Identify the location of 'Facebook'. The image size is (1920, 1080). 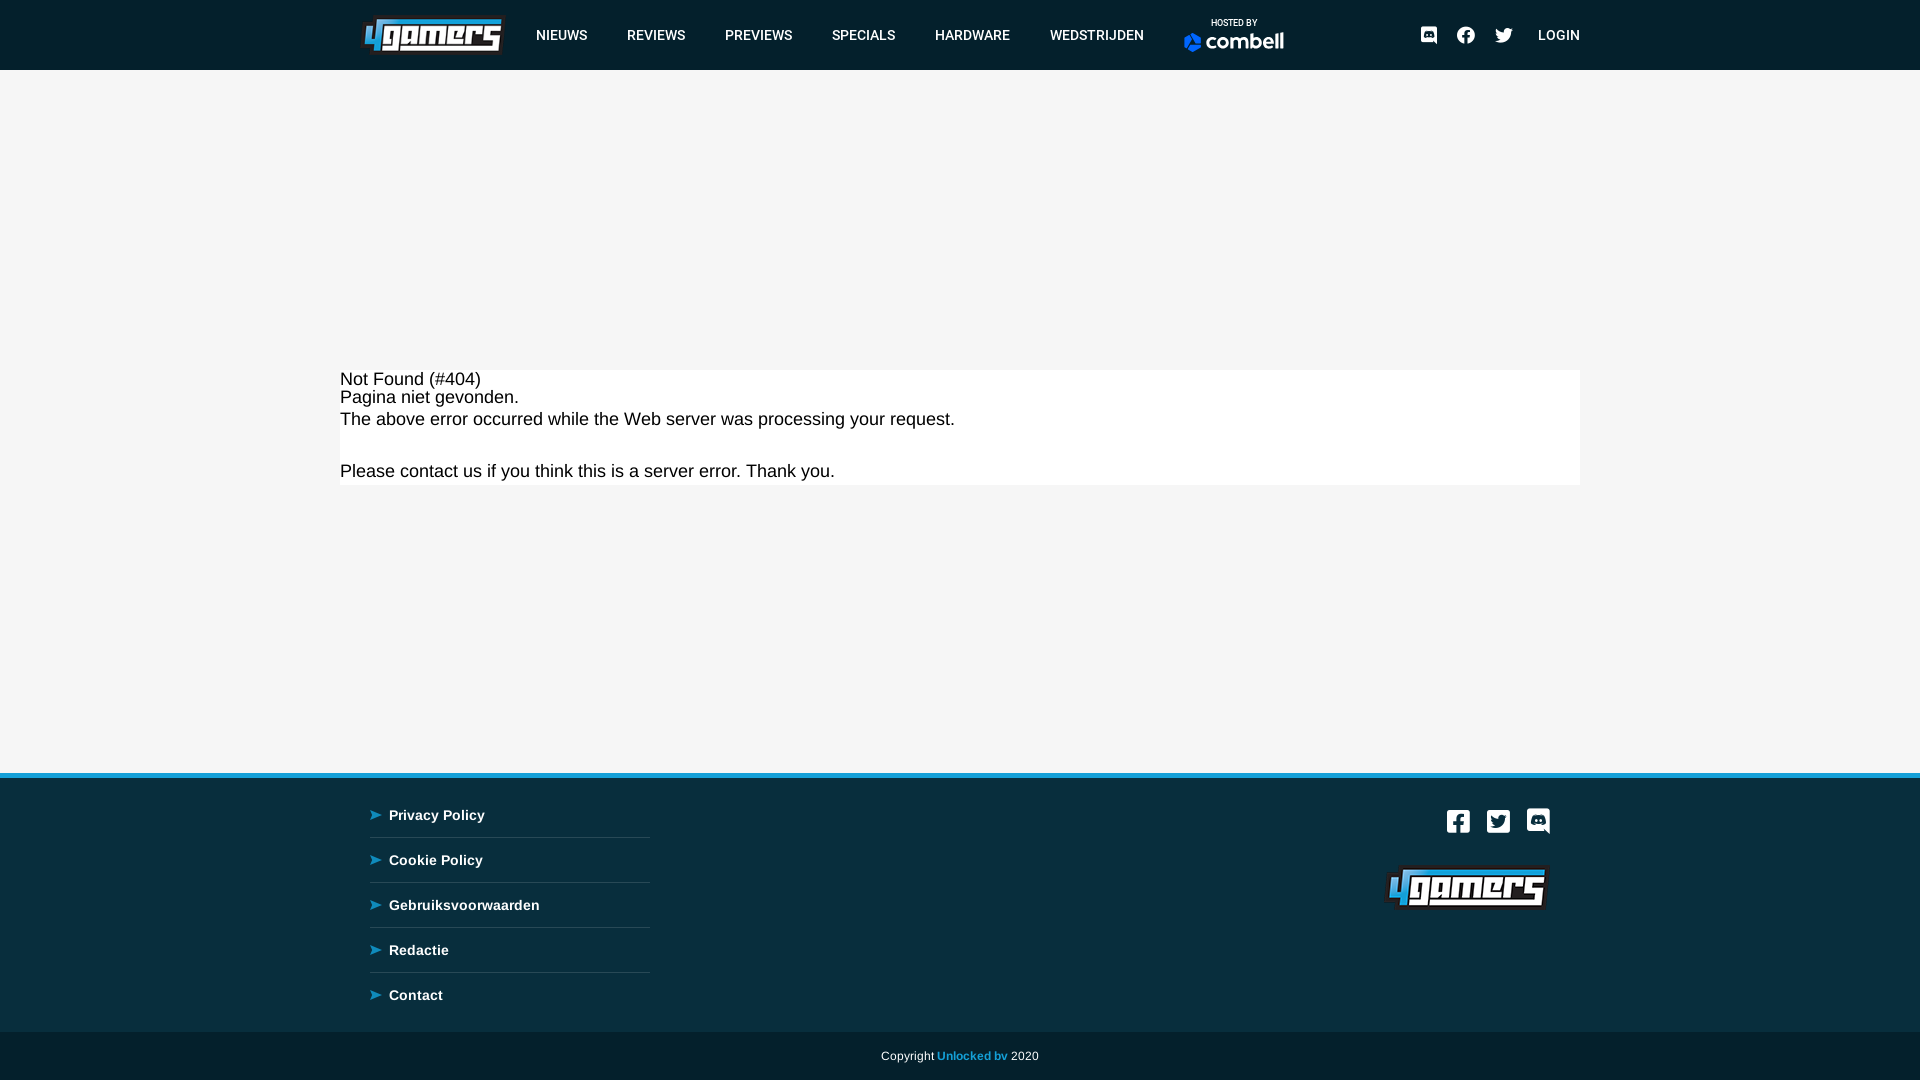
(1458, 826).